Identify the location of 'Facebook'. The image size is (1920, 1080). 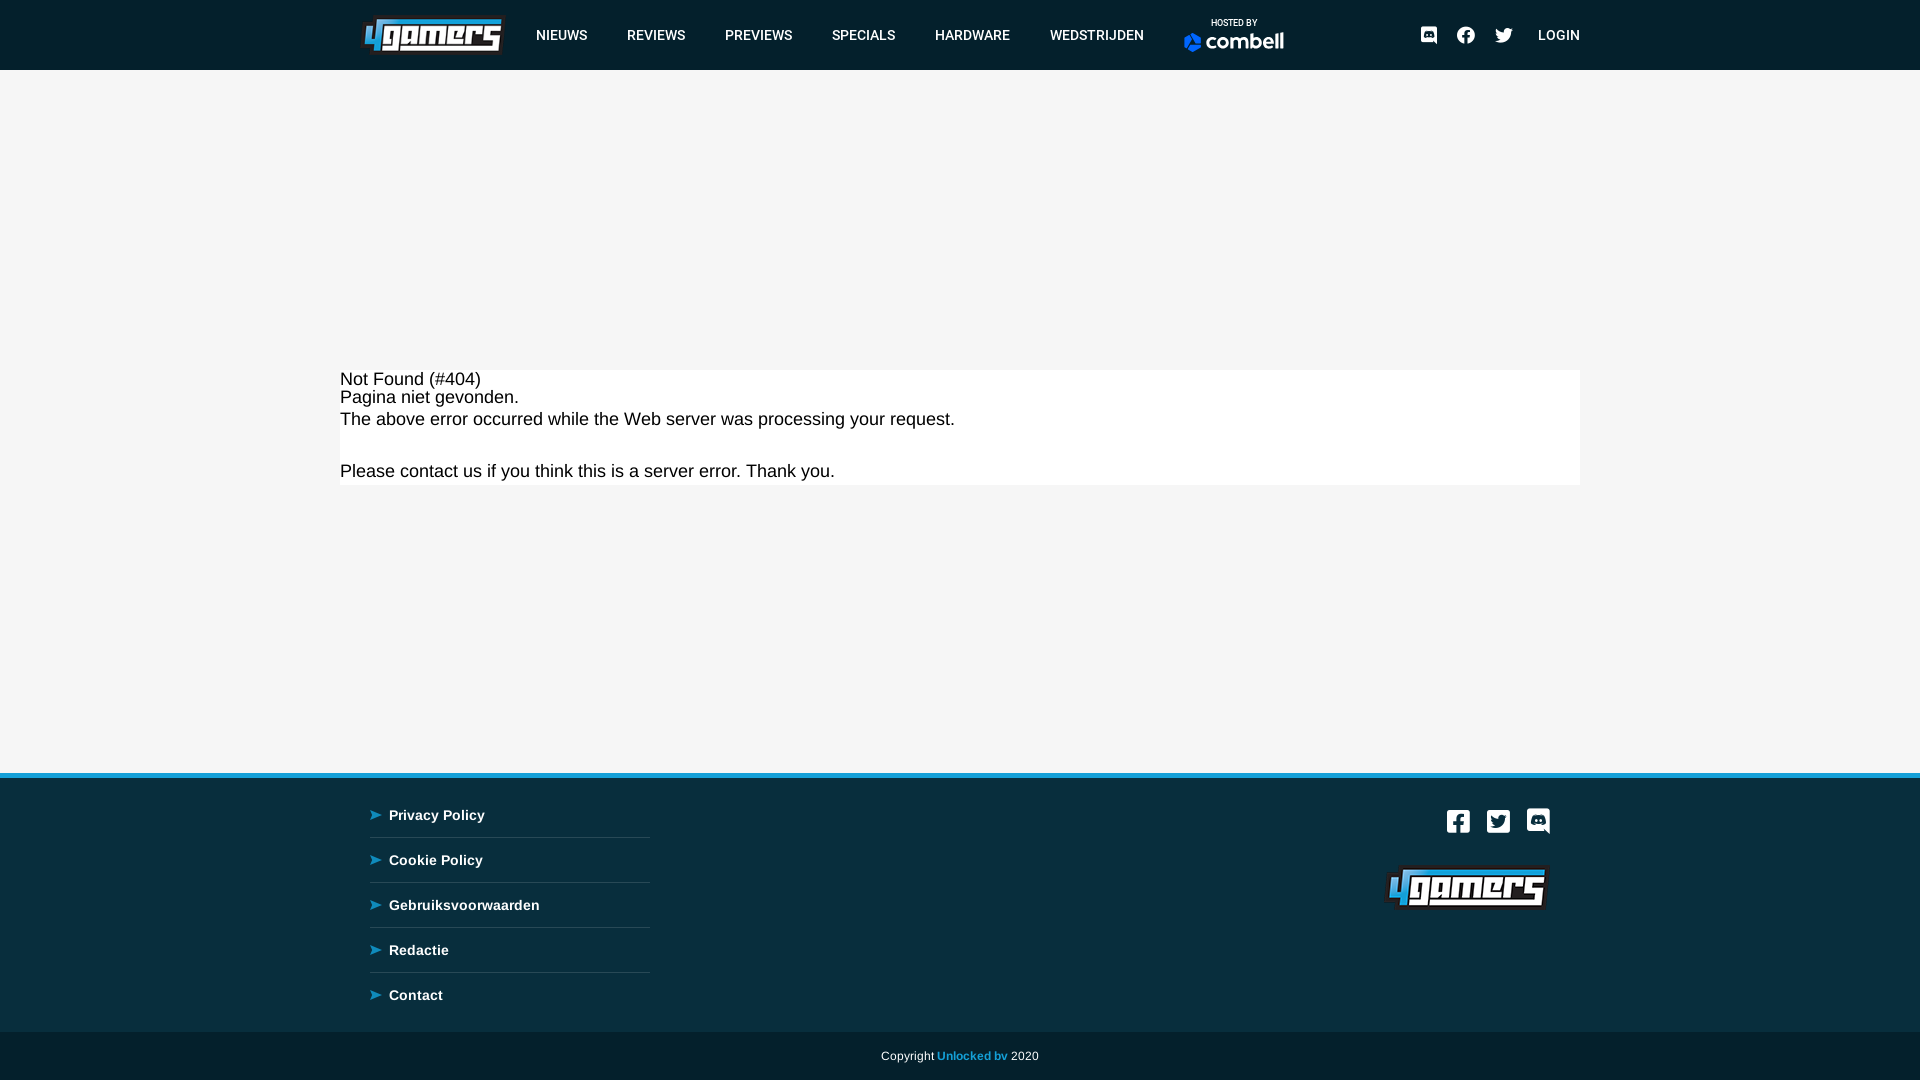
(1458, 826).